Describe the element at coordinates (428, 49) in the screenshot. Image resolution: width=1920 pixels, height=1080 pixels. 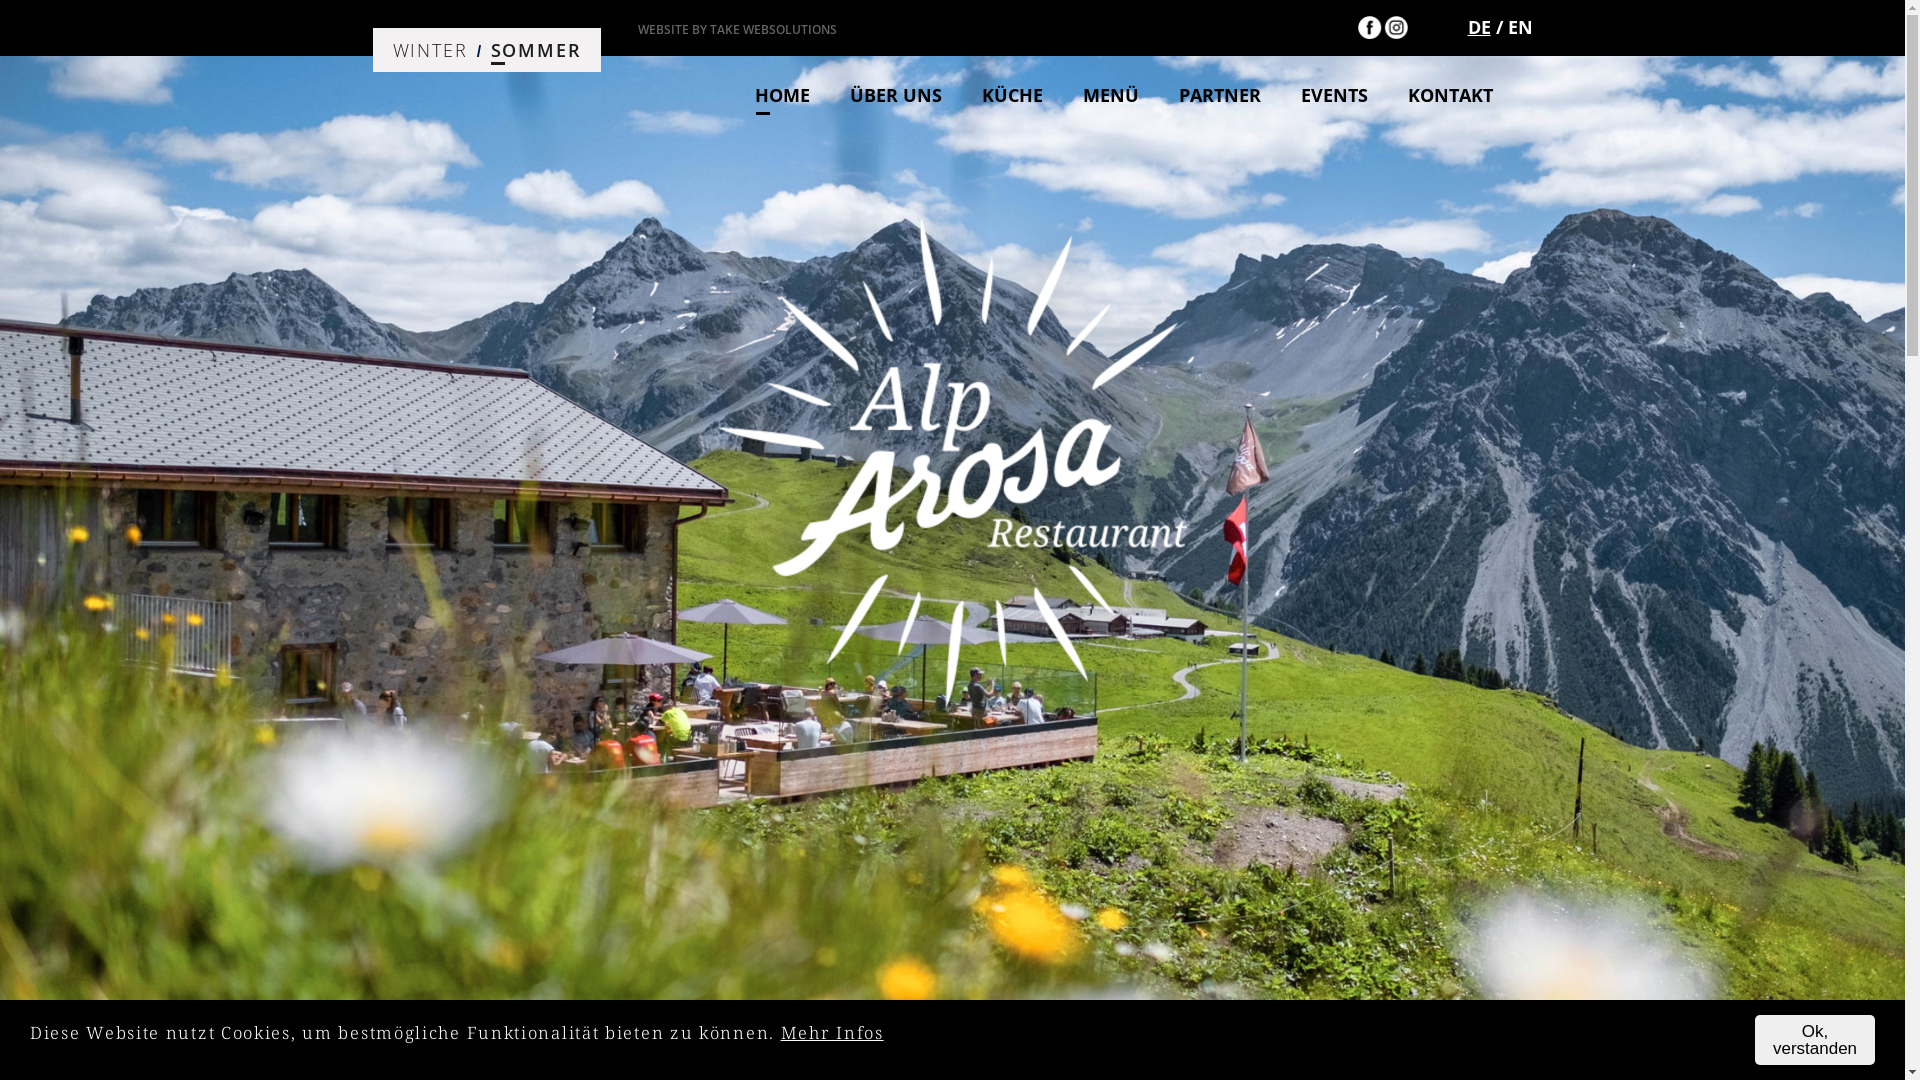
I see `'WINTER'` at that location.